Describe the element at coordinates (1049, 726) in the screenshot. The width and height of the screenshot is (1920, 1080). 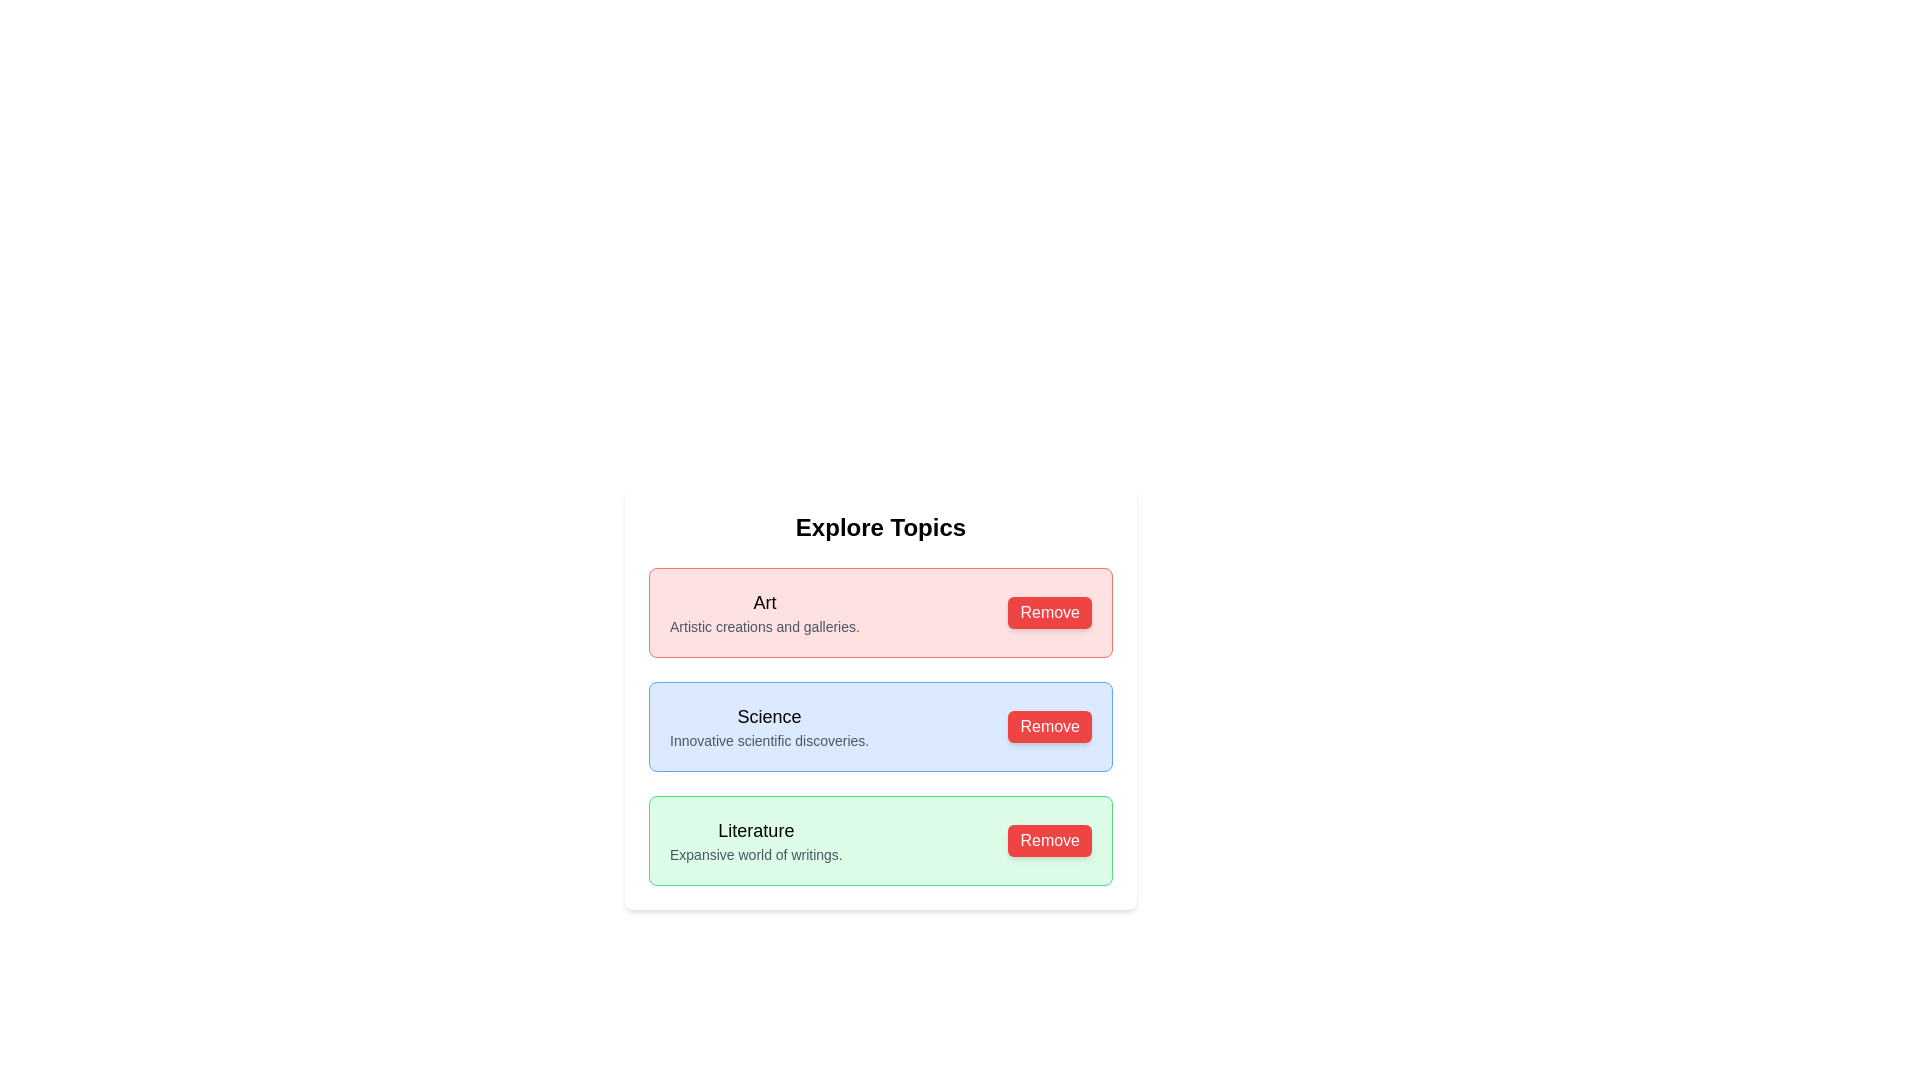
I see `the remove button for the chip labeled 'Science'` at that location.